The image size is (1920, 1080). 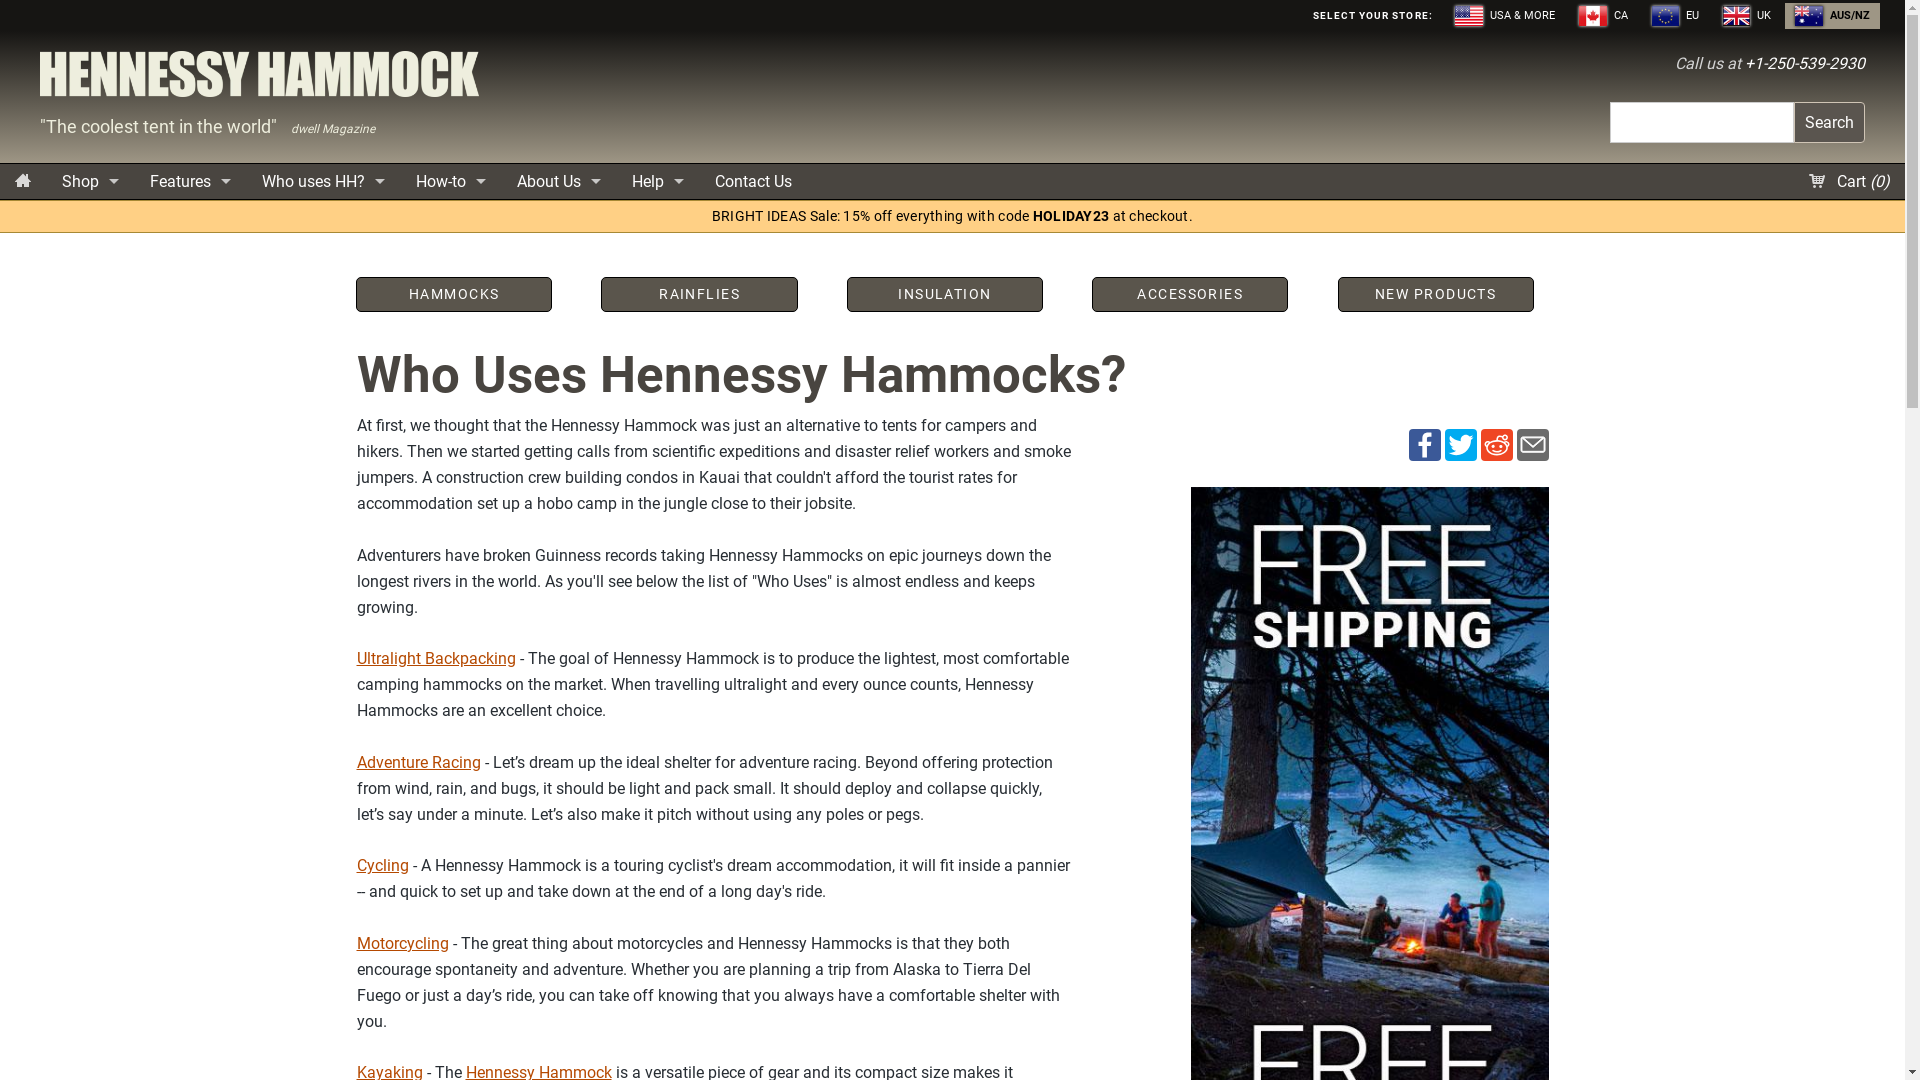 I want to click on 'Adventure Racing', so click(x=416, y=762).